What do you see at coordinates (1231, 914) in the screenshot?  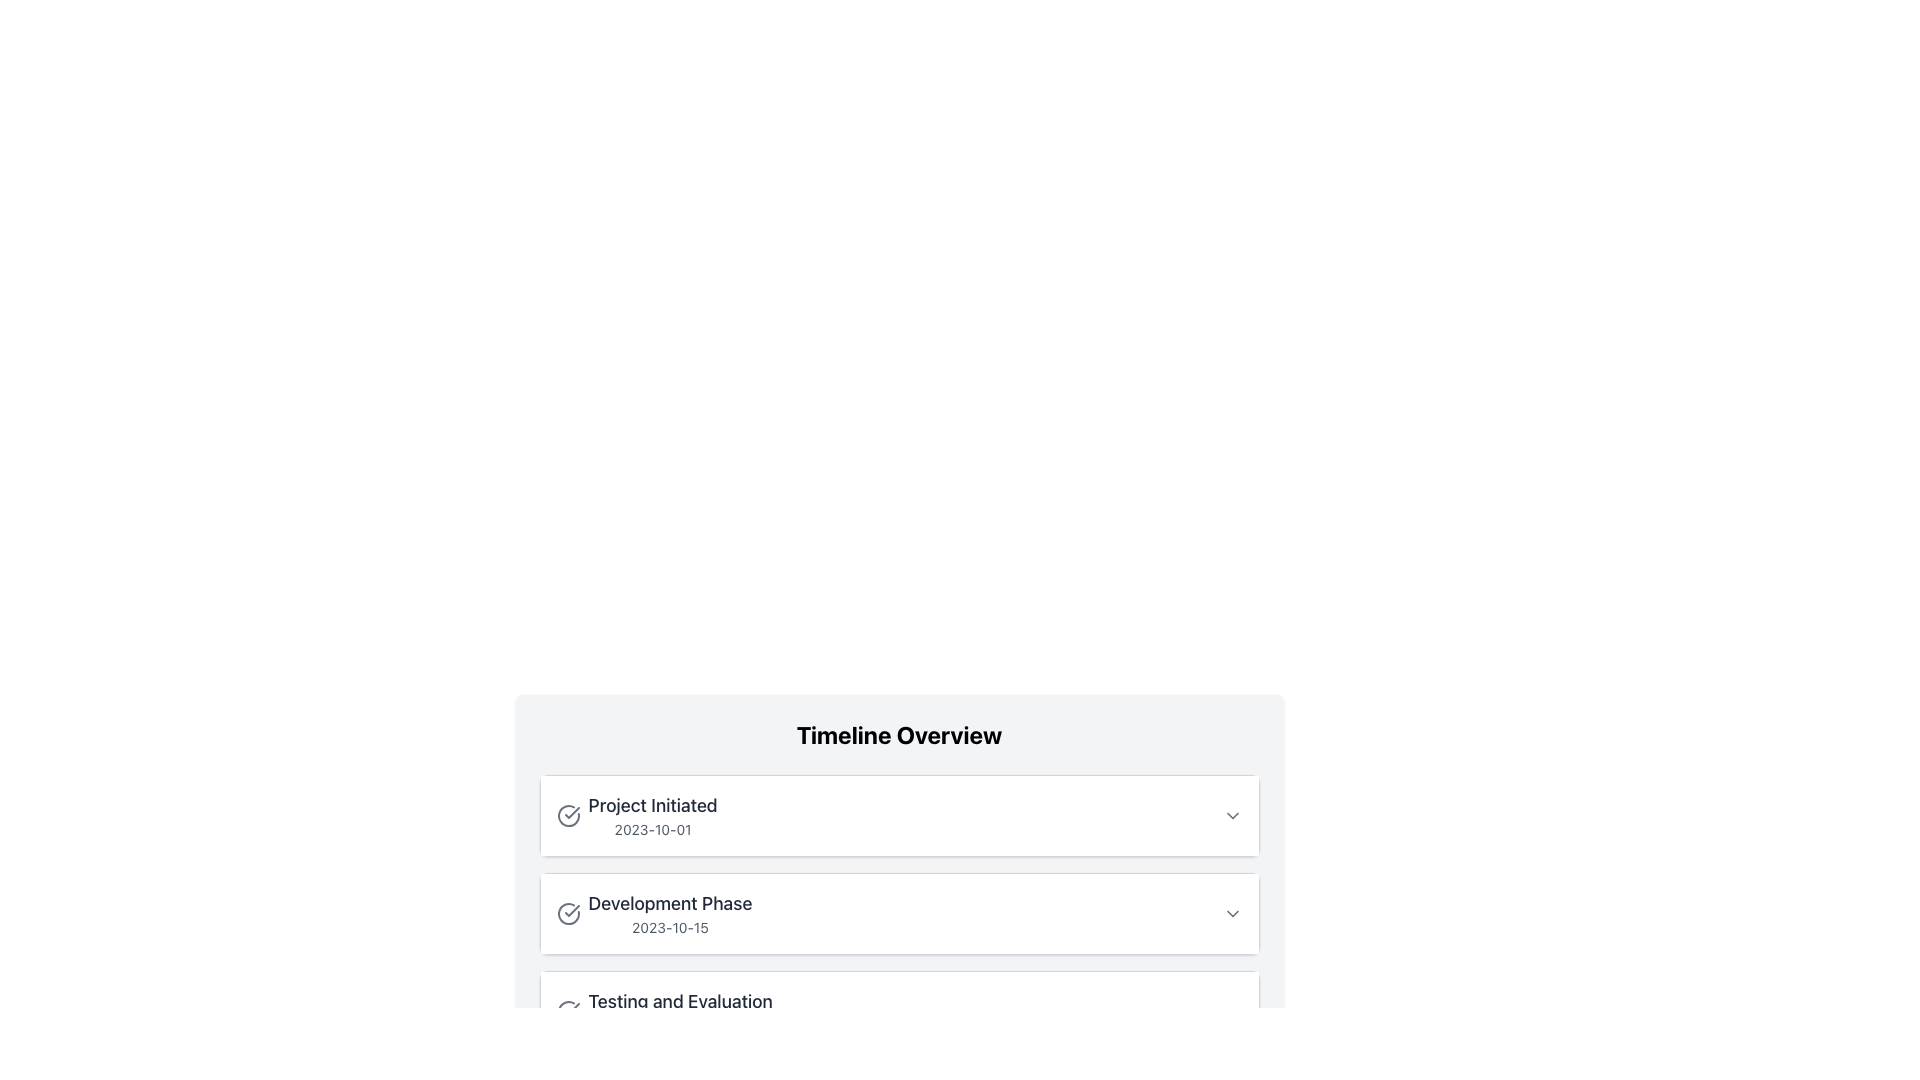 I see `the chevron icon at the far-right end of the 'Development Phase' row in the 'Timeline Overview' section` at bounding box center [1231, 914].